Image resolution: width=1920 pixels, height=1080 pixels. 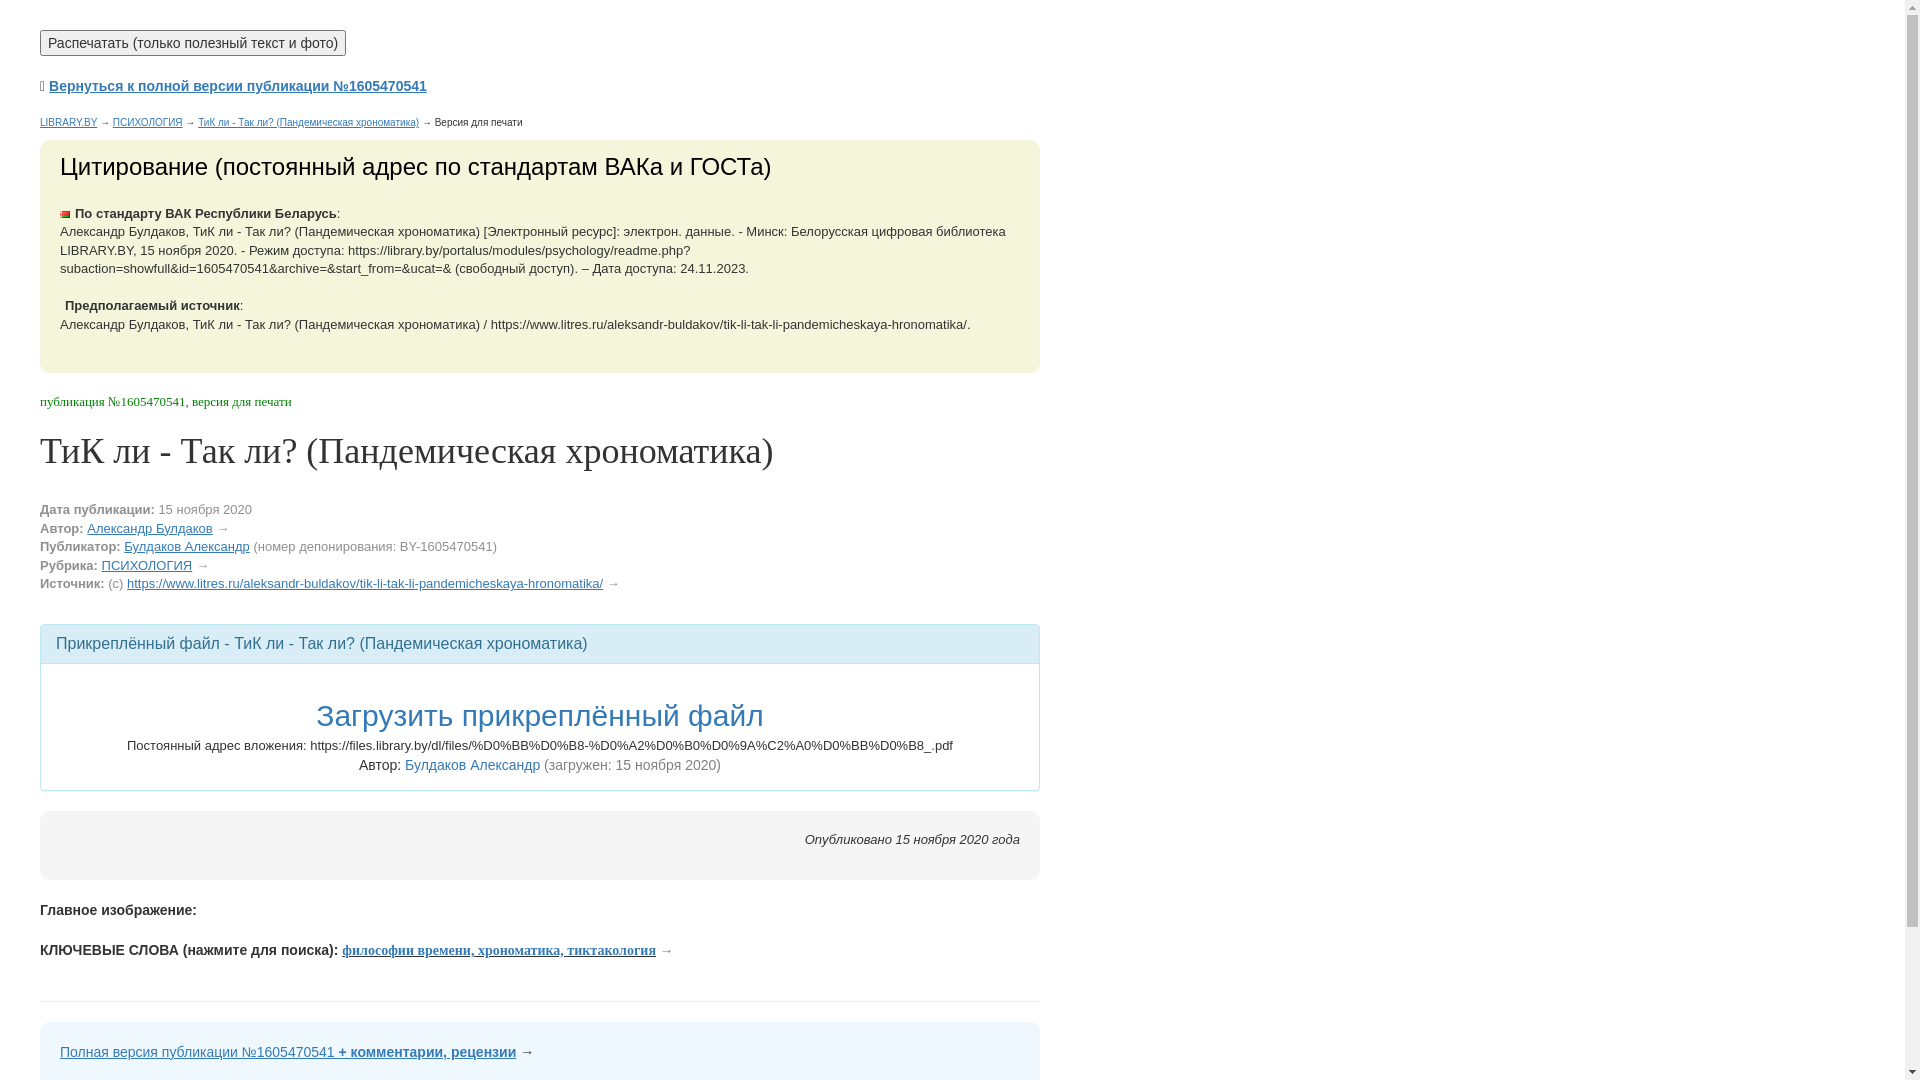 What do you see at coordinates (68, 122) in the screenshot?
I see `'LIBRARY.BY'` at bounding box center [68, 122].